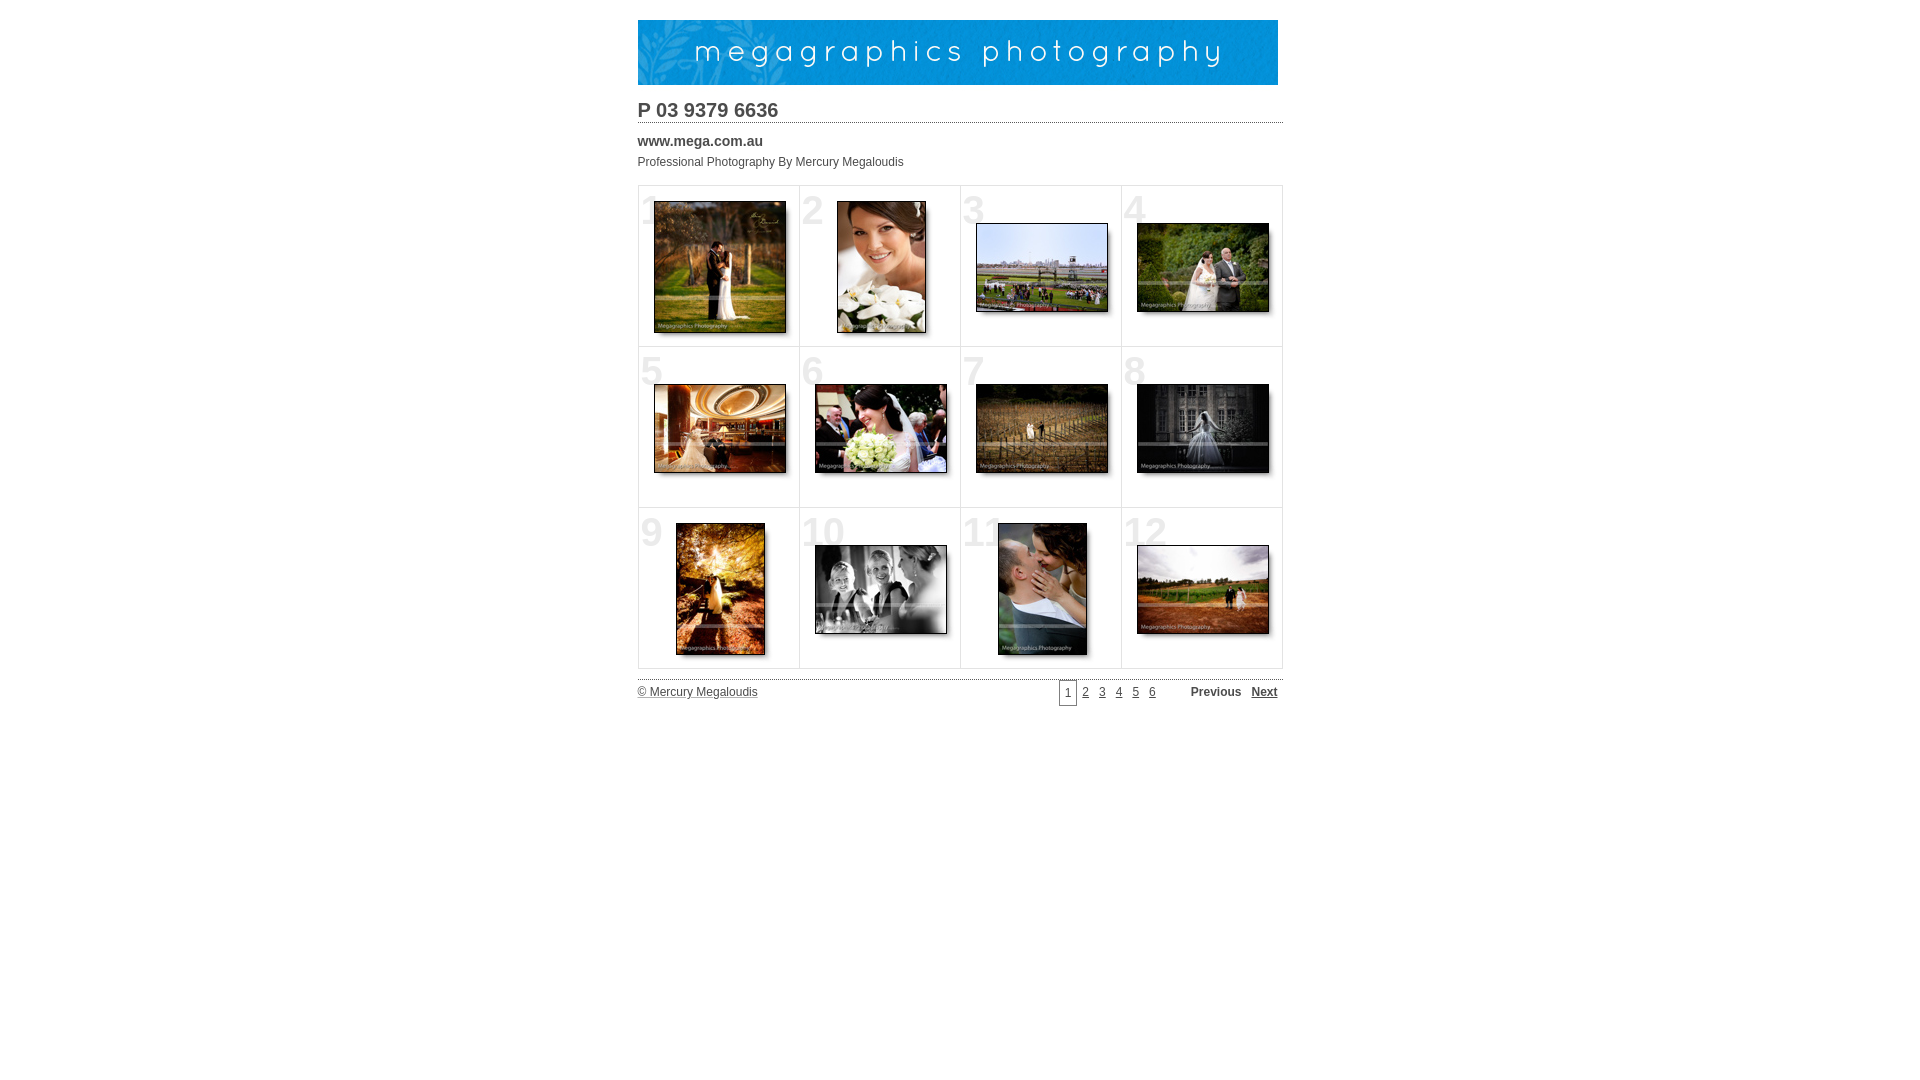  I want to click on '12', so click(1200, 586).